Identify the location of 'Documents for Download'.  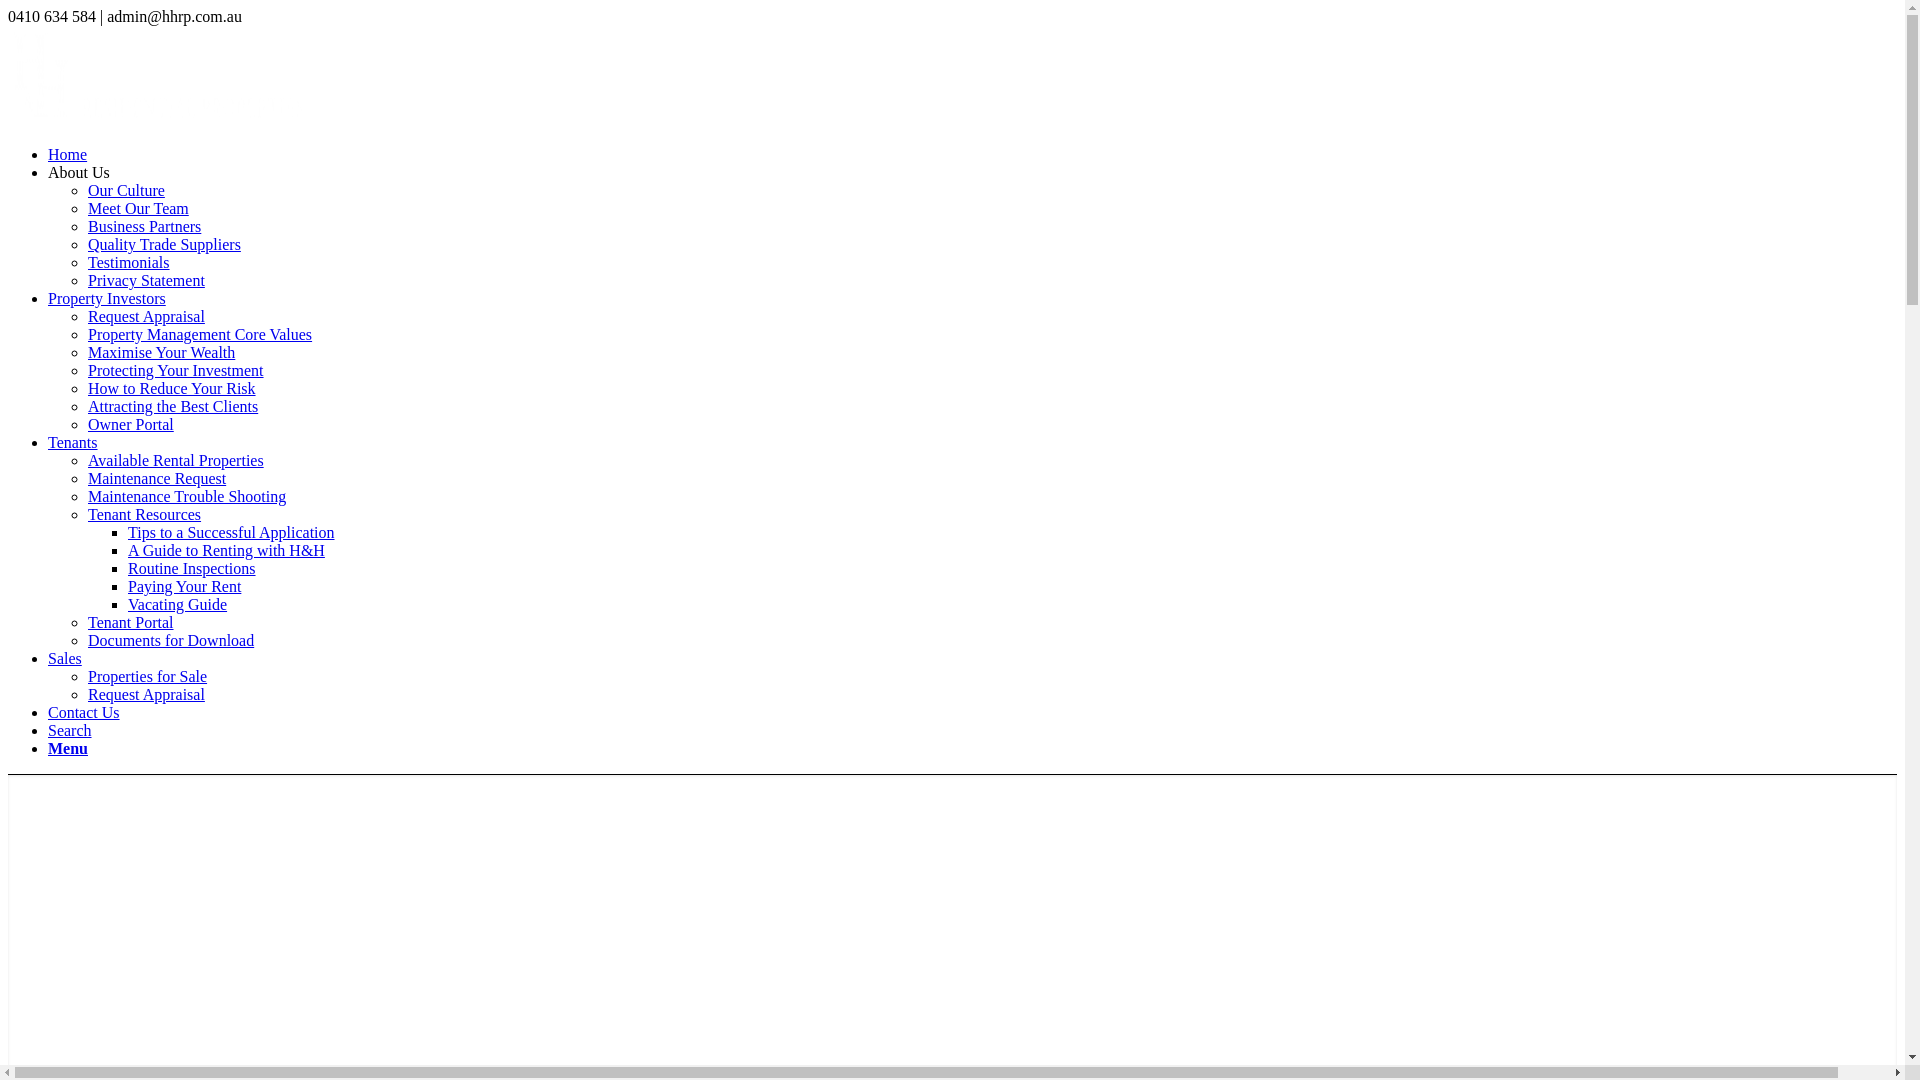
(86, 640).